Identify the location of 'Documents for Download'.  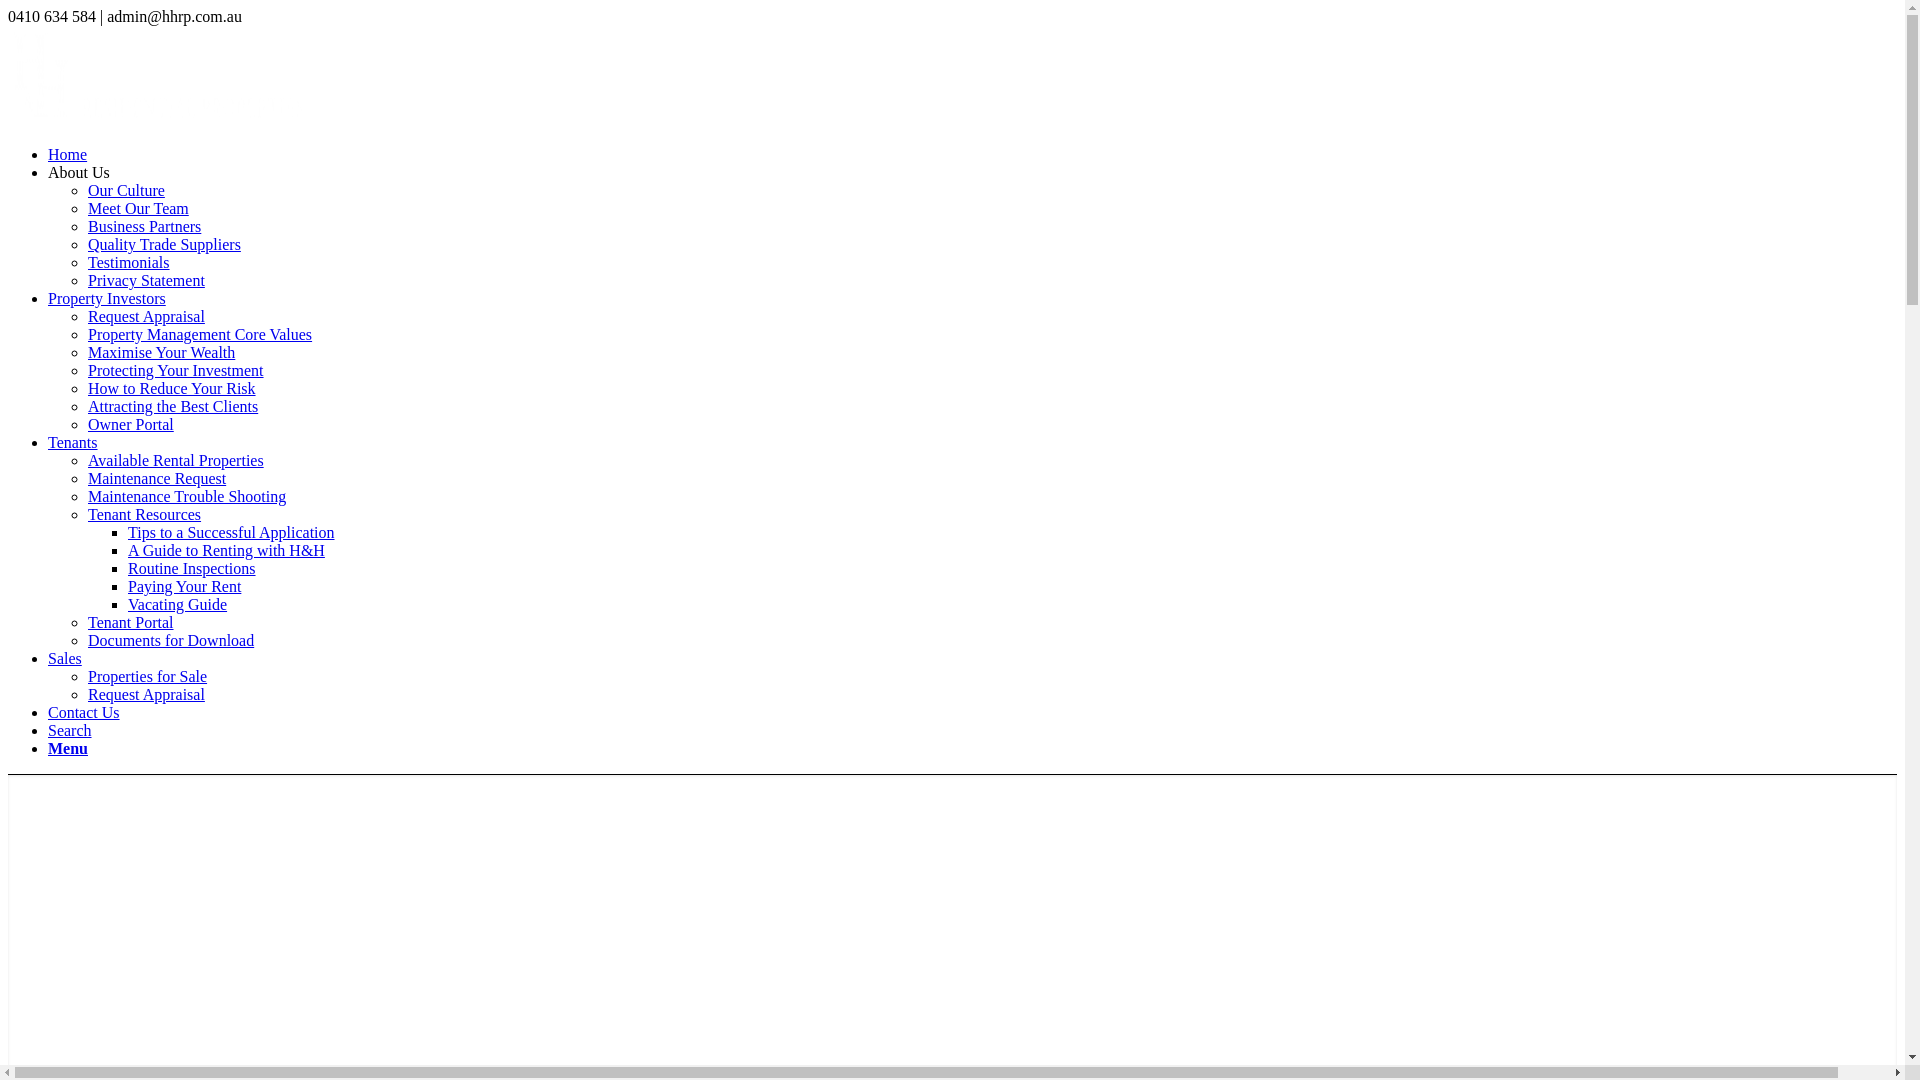
(86, 640).